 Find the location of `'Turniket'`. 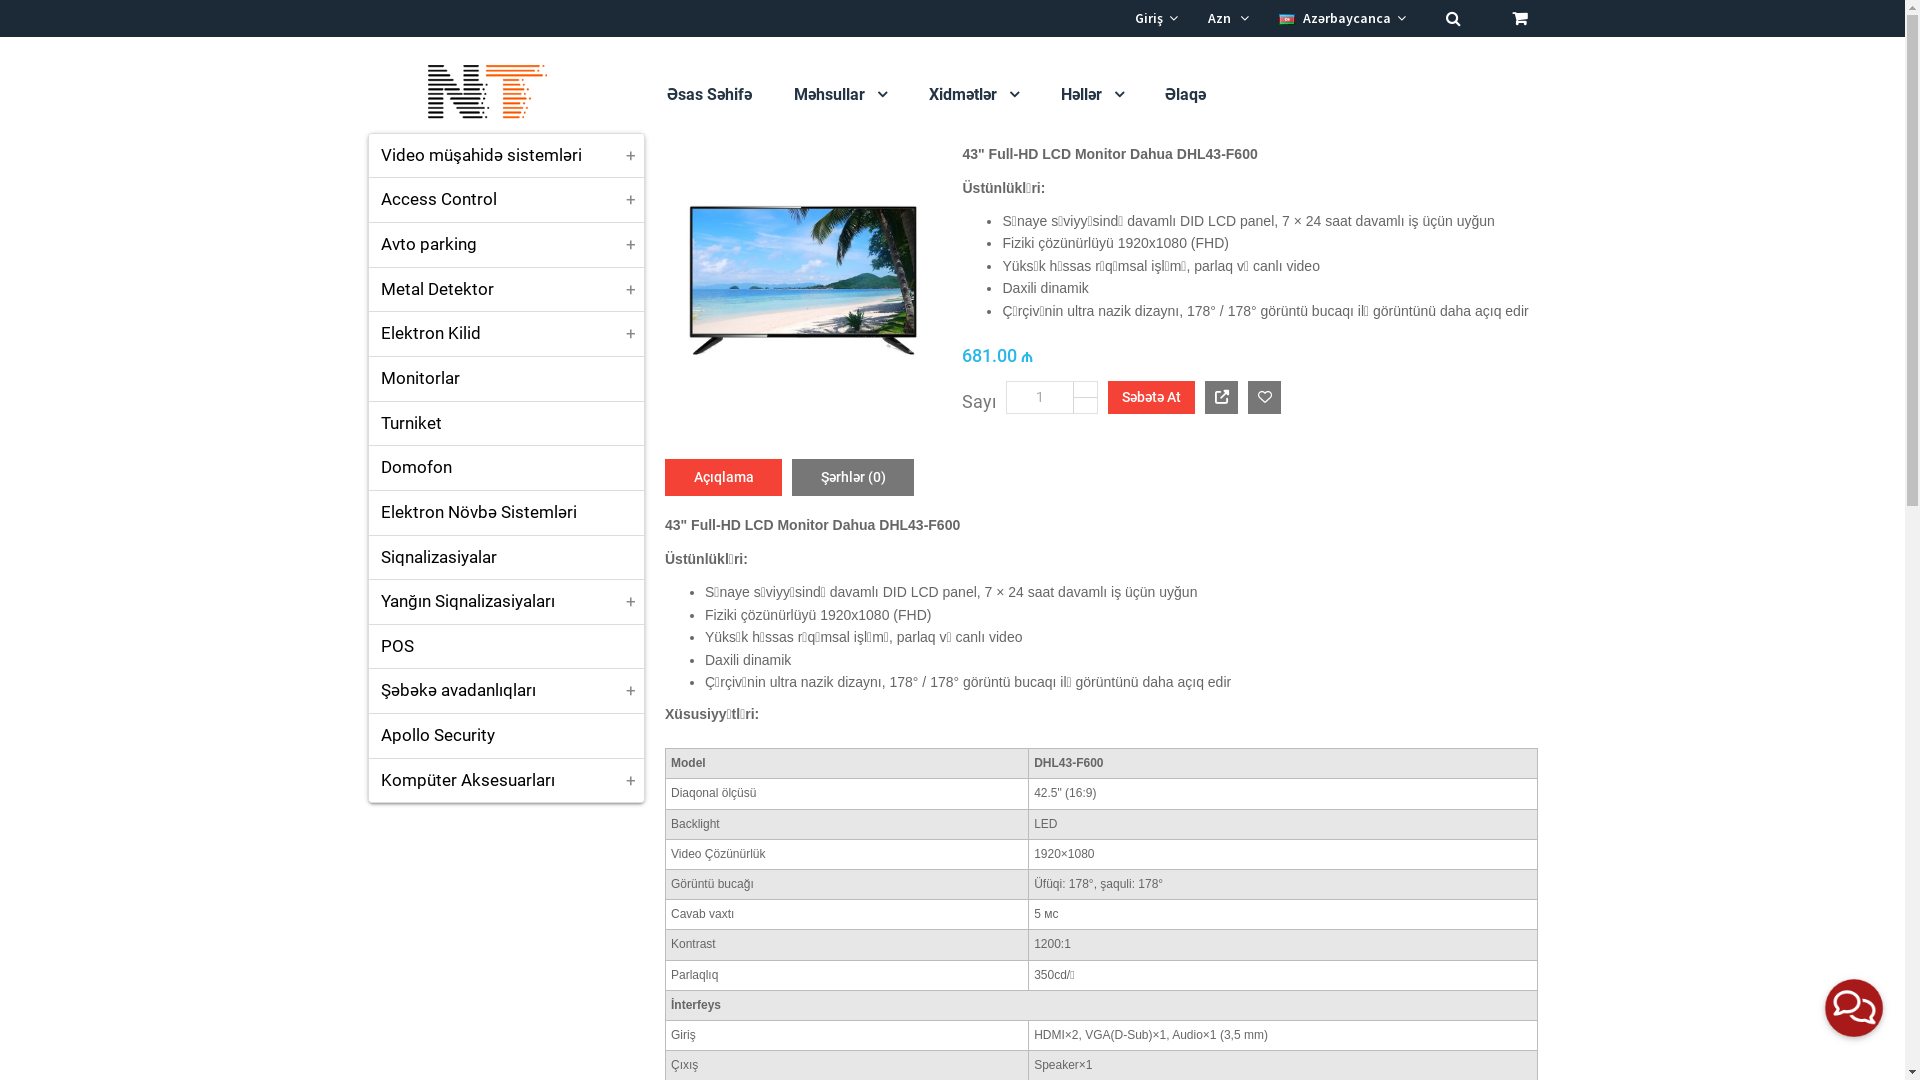

'Turniket' is located at coordinates (505, 423).